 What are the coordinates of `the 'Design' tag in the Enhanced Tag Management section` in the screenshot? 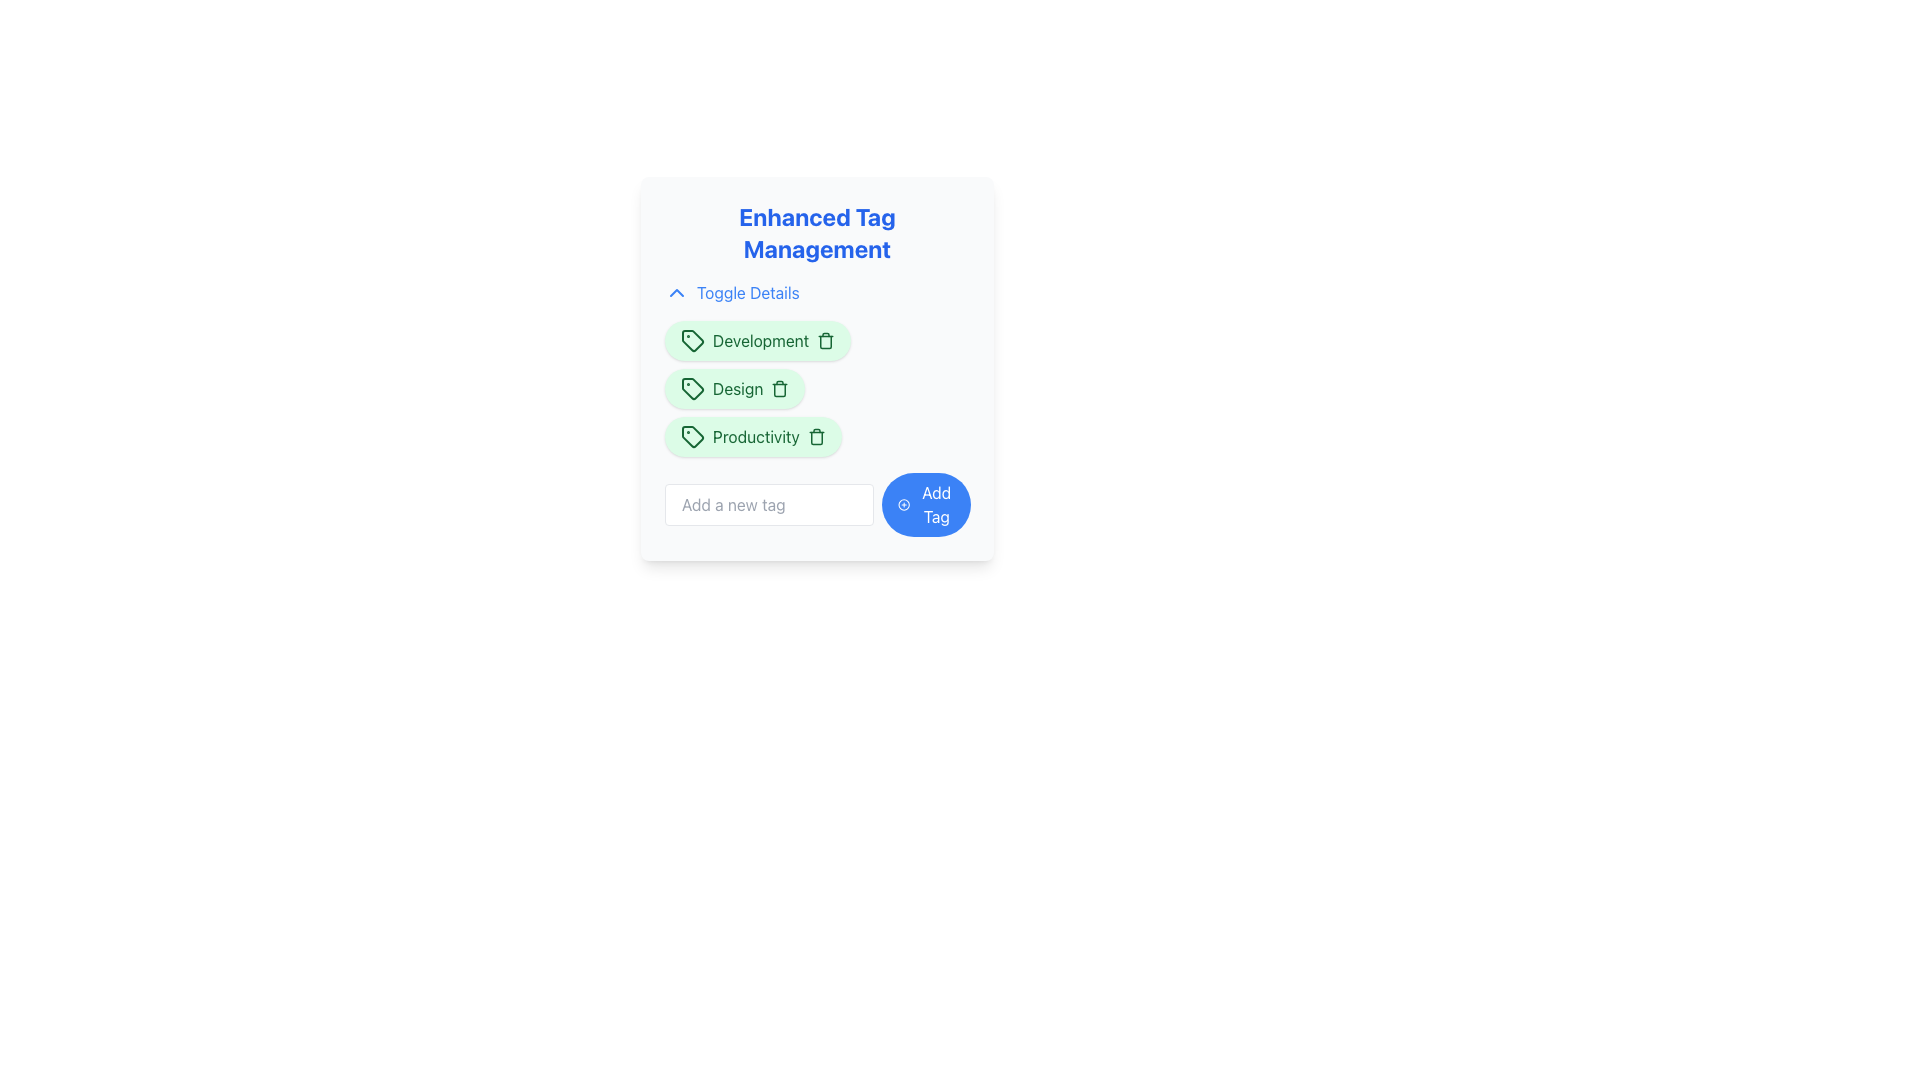 It's located at (734, 389).